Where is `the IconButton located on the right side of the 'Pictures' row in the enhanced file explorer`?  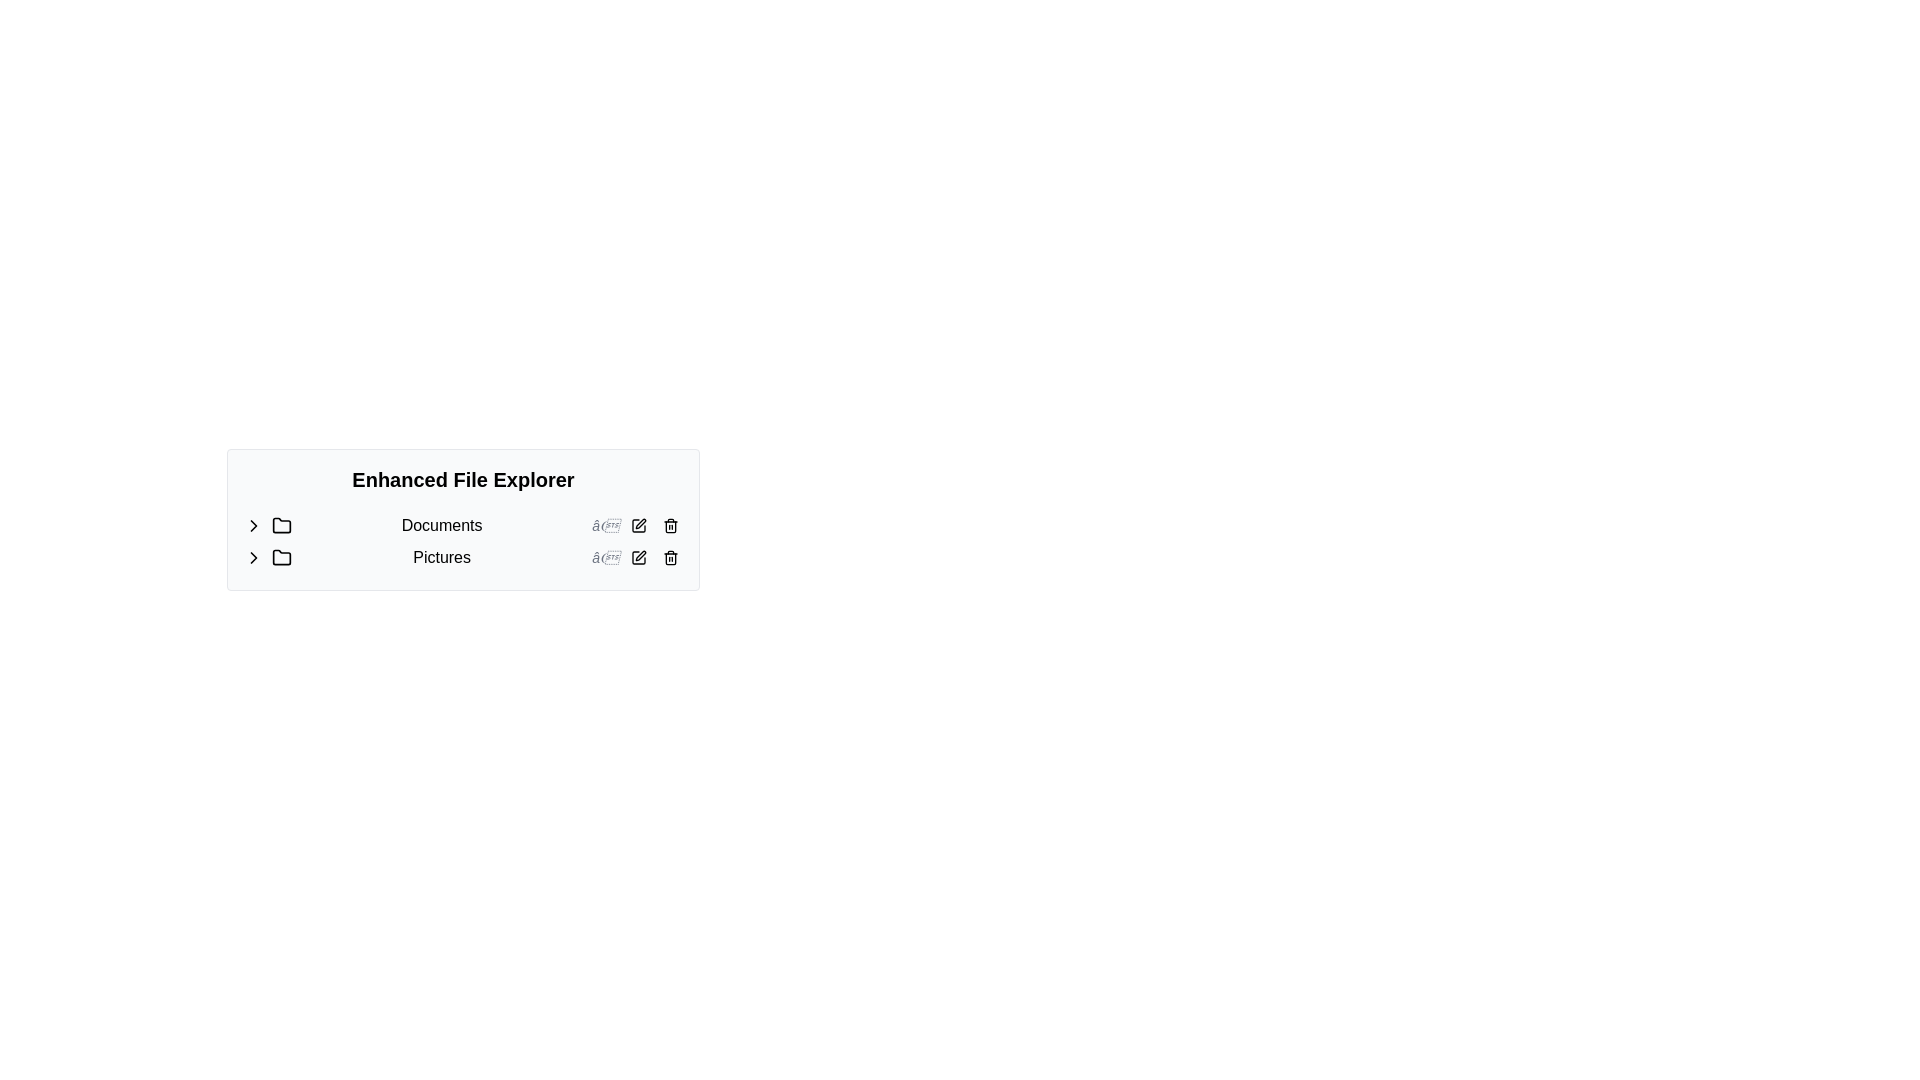 the IconButton located on the right side of the 'Pictures' row in the enhanced file explorer is located at coordinates (638, 523).